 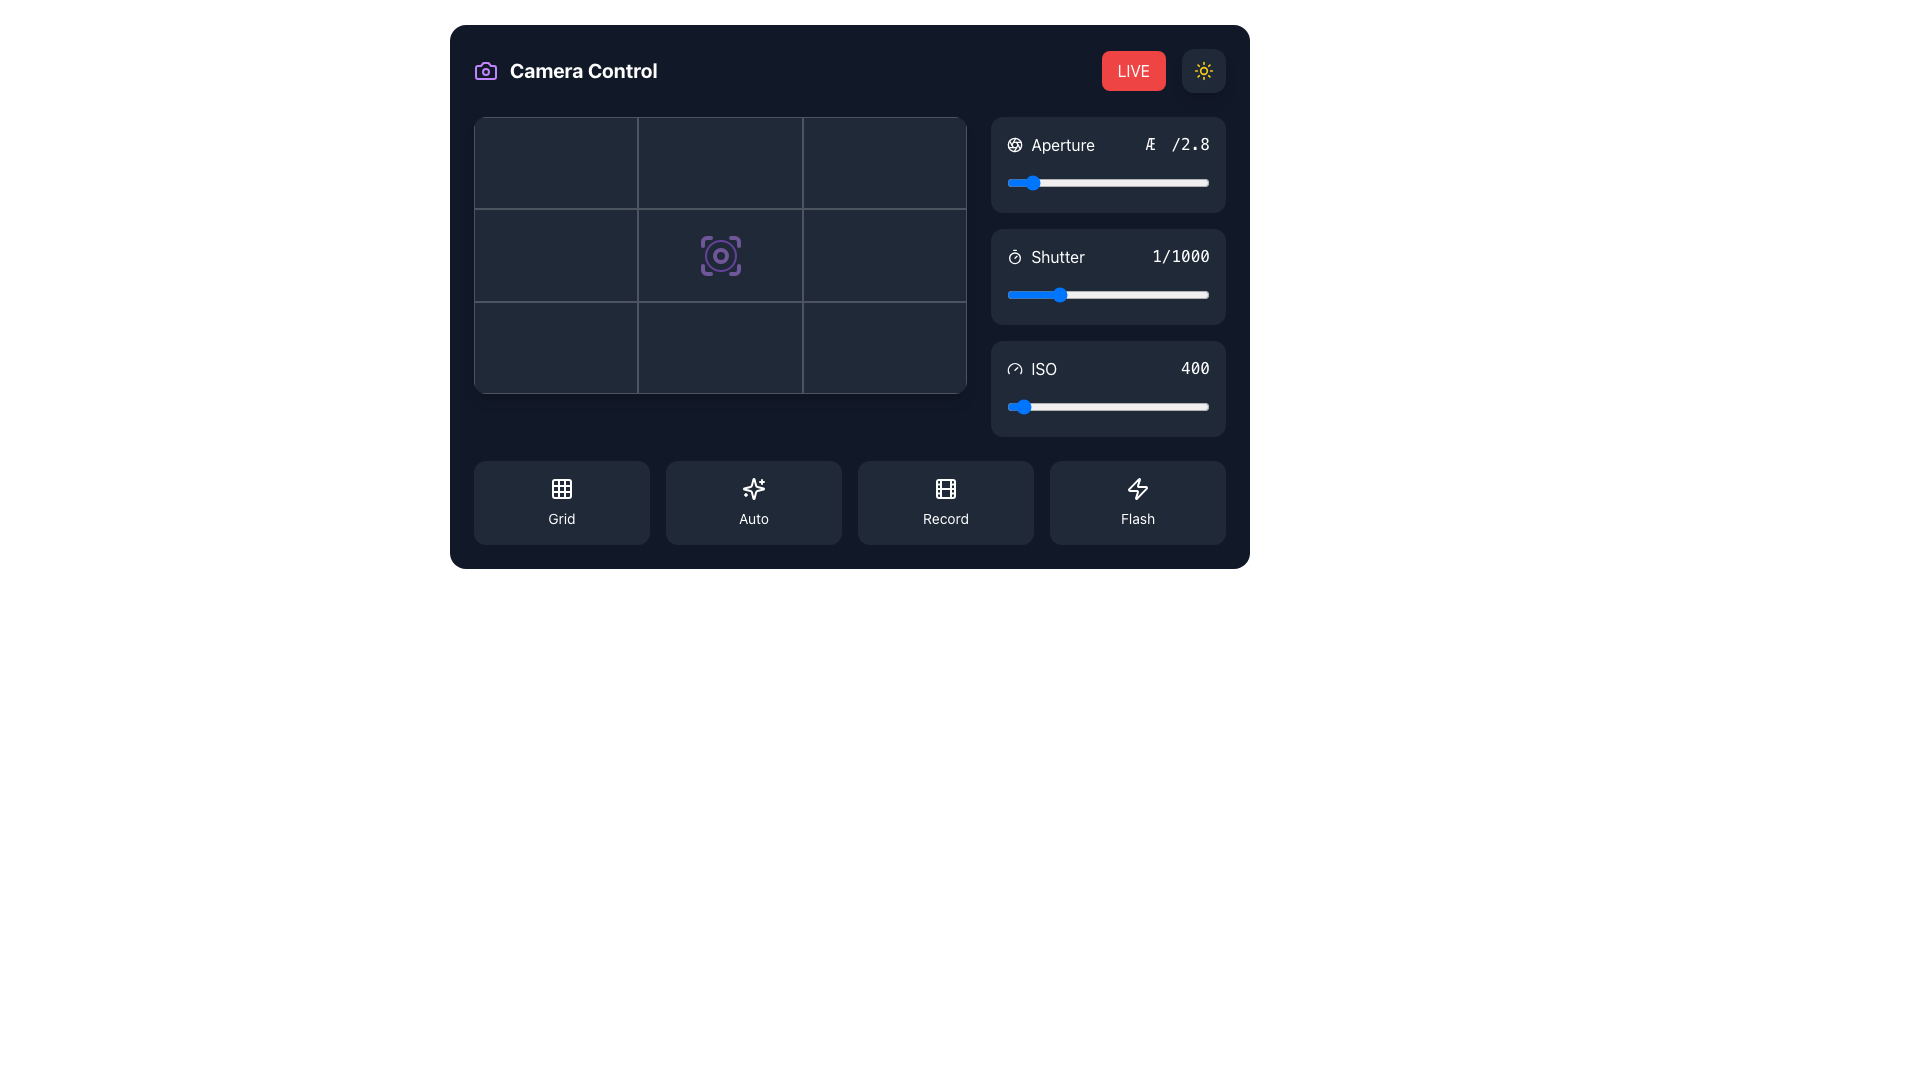 What do you see at coordinates (1093, 294) in the screenshot?
I see `the shutter speed` at bounding box center [1093, 294].